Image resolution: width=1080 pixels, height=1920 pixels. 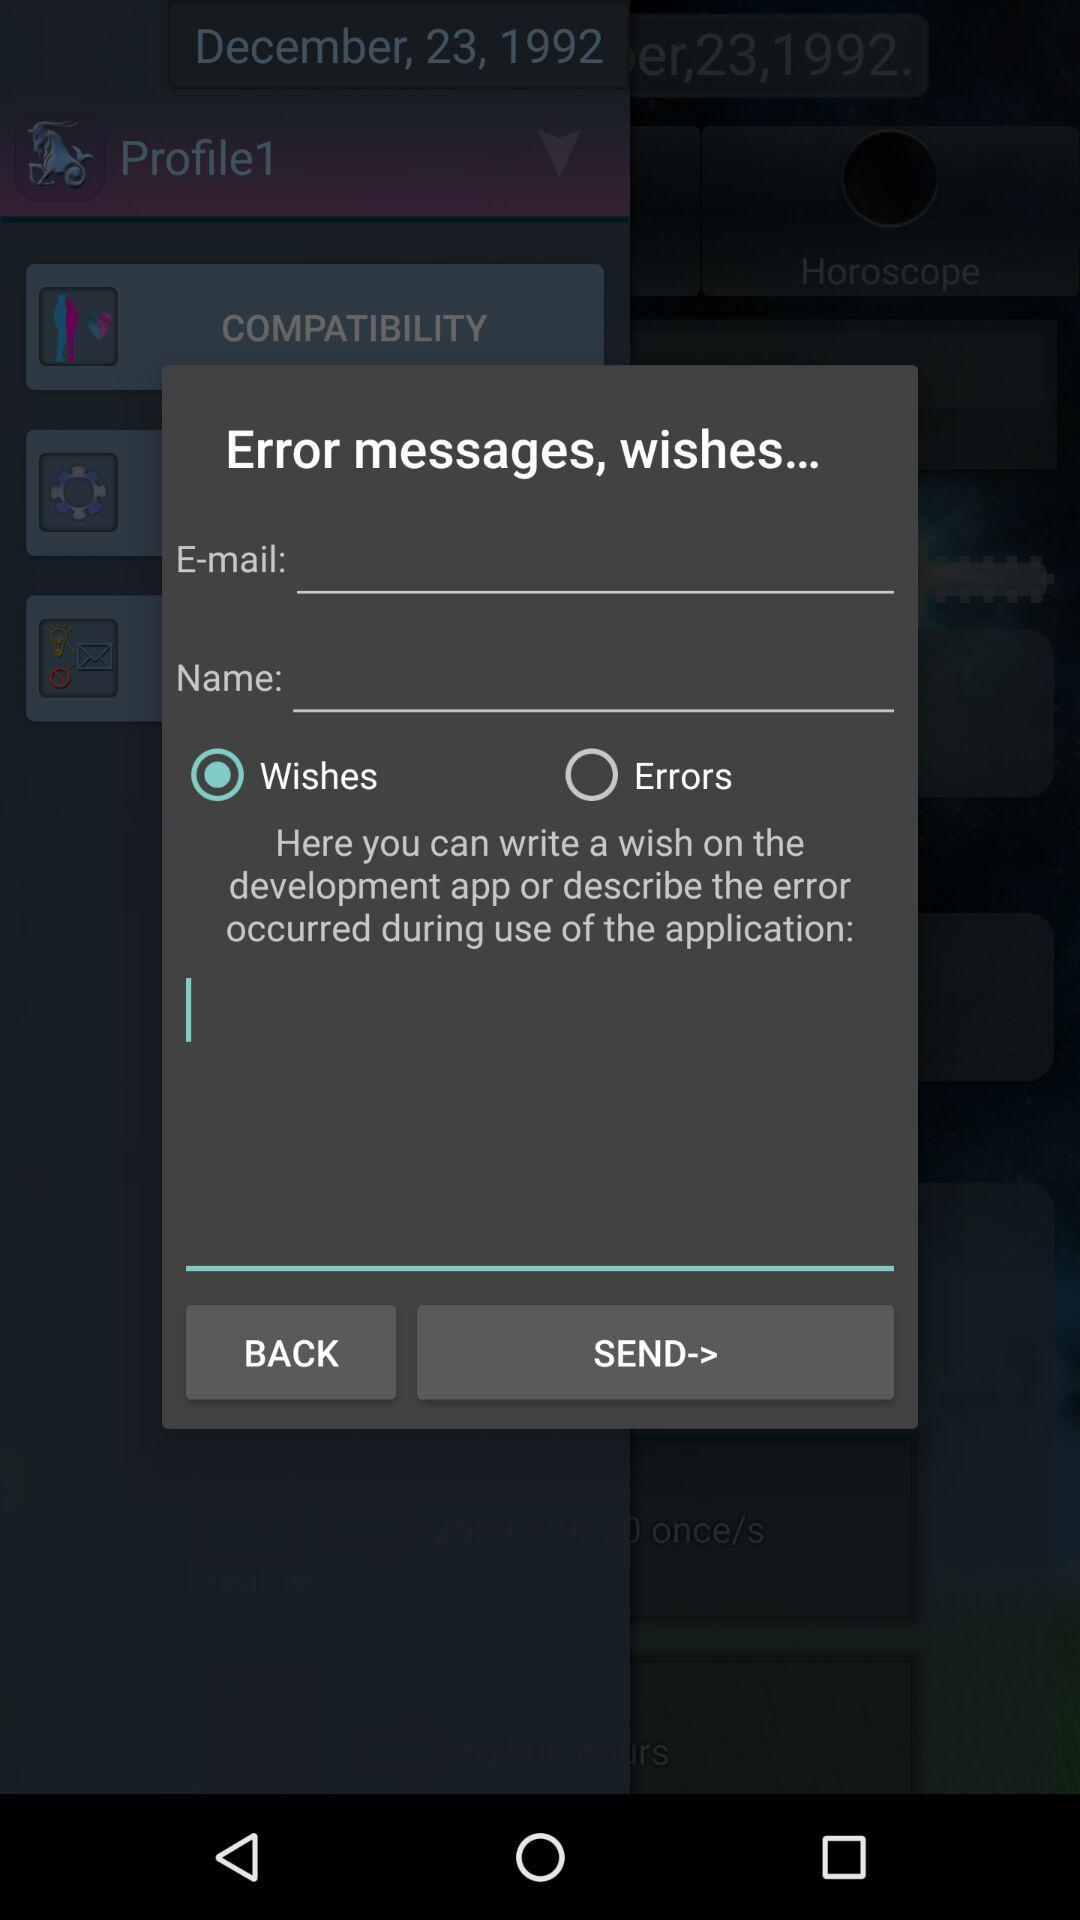 I want to click on the back item, so click(x=290, y=1352).